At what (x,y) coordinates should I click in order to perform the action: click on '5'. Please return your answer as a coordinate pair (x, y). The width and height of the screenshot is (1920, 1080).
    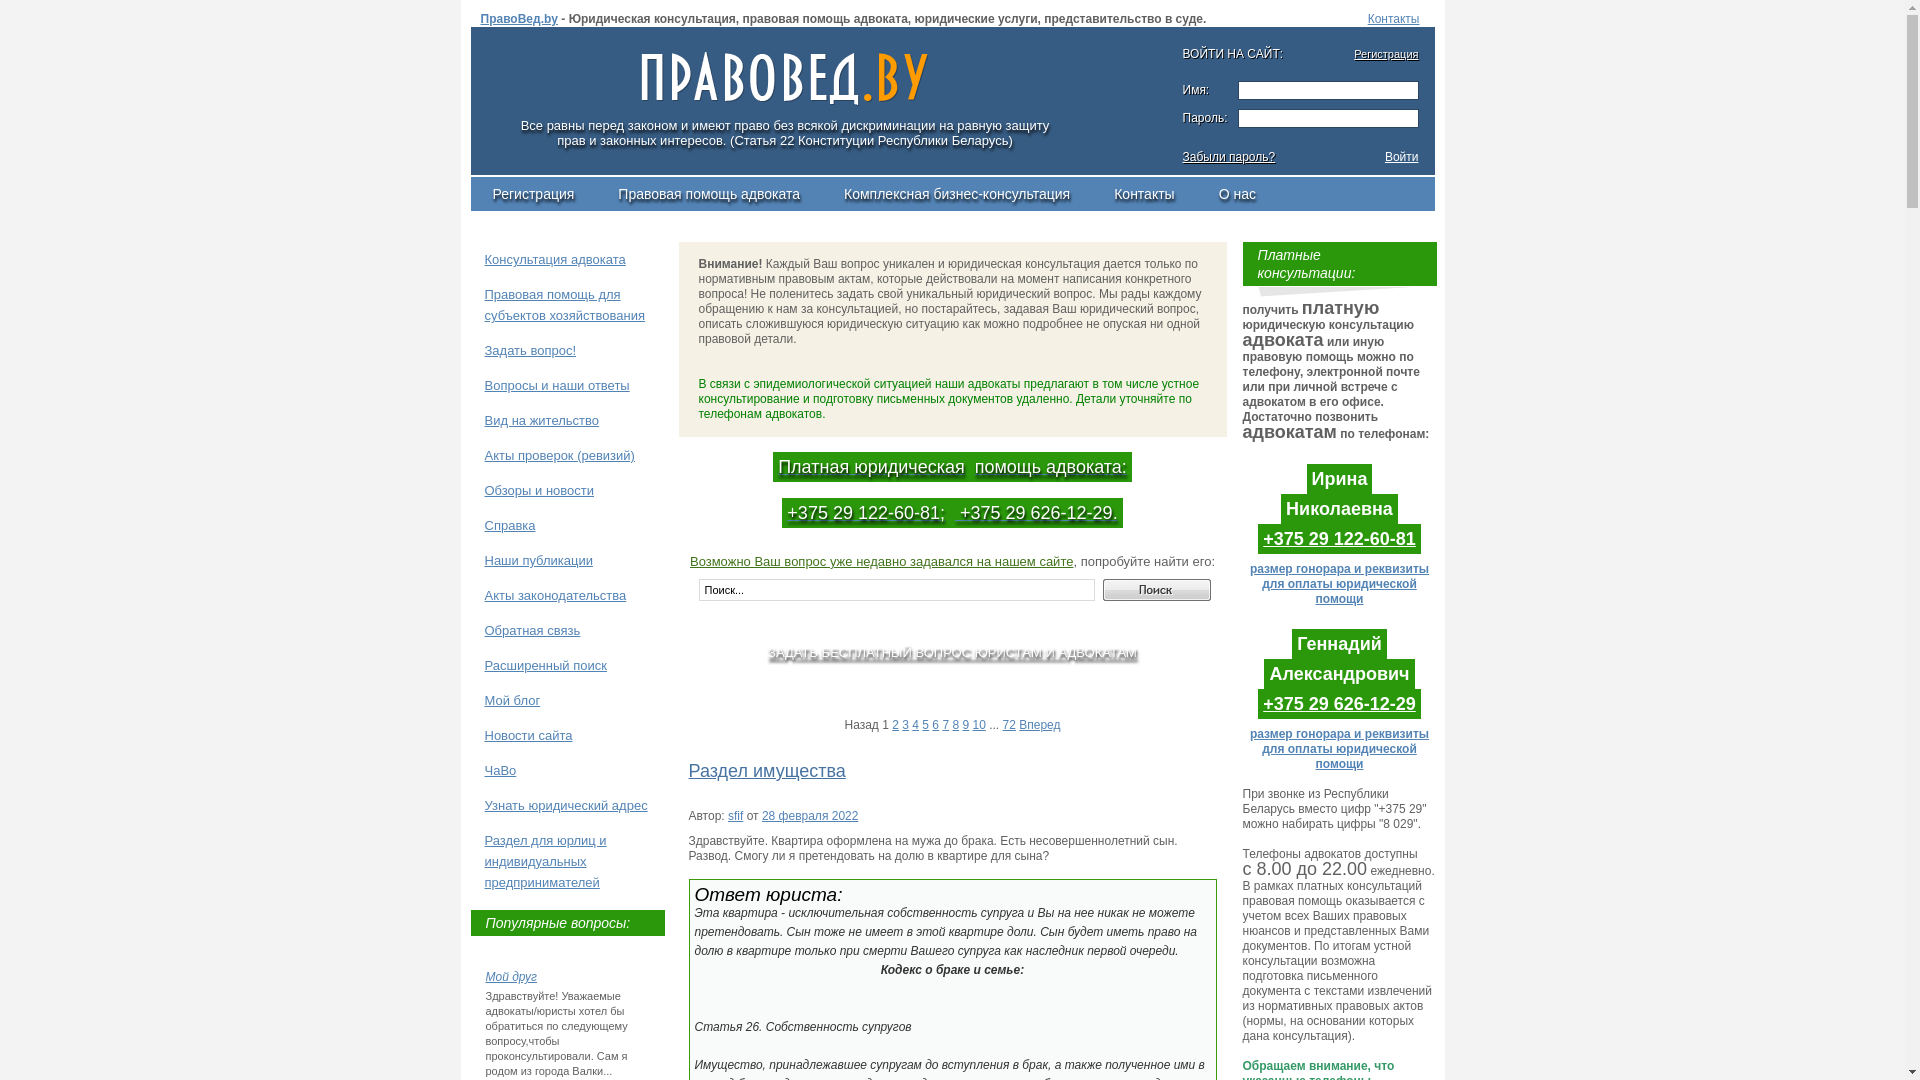
    Looking at the image, I should click on (924, 725).